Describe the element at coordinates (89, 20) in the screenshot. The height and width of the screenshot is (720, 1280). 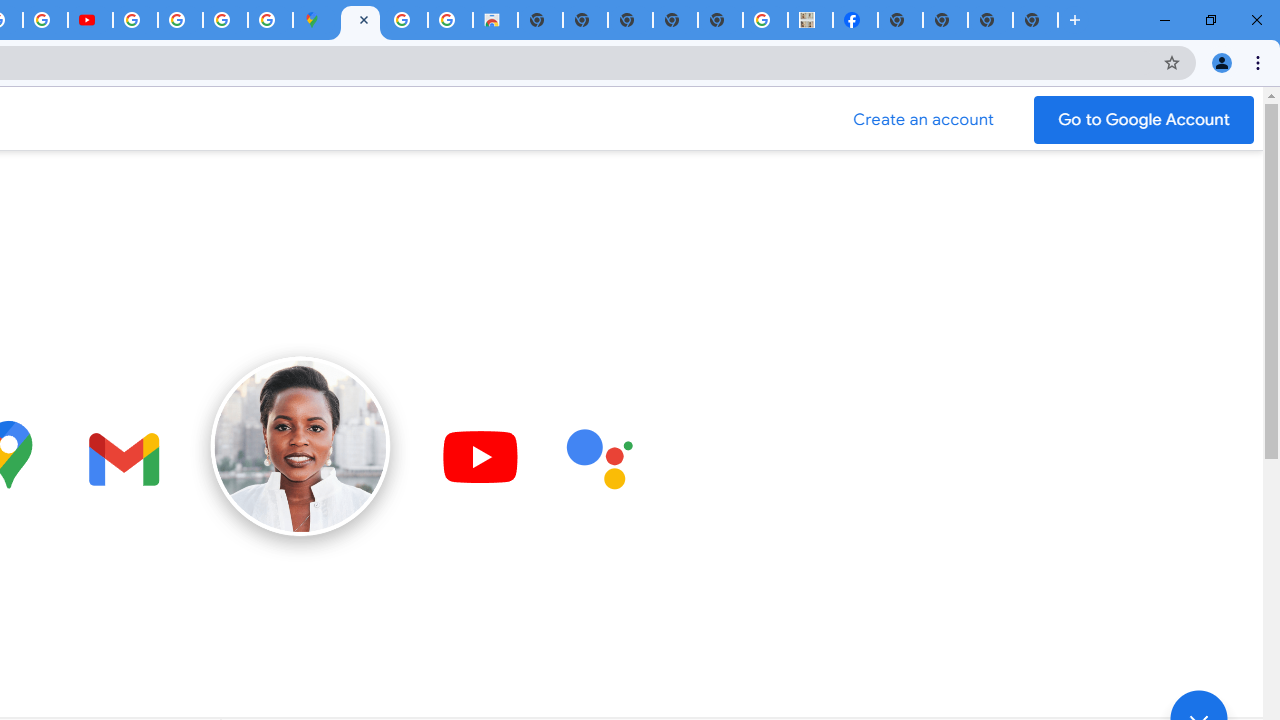
I see `'Subscriptions - YouTube'` at that location.